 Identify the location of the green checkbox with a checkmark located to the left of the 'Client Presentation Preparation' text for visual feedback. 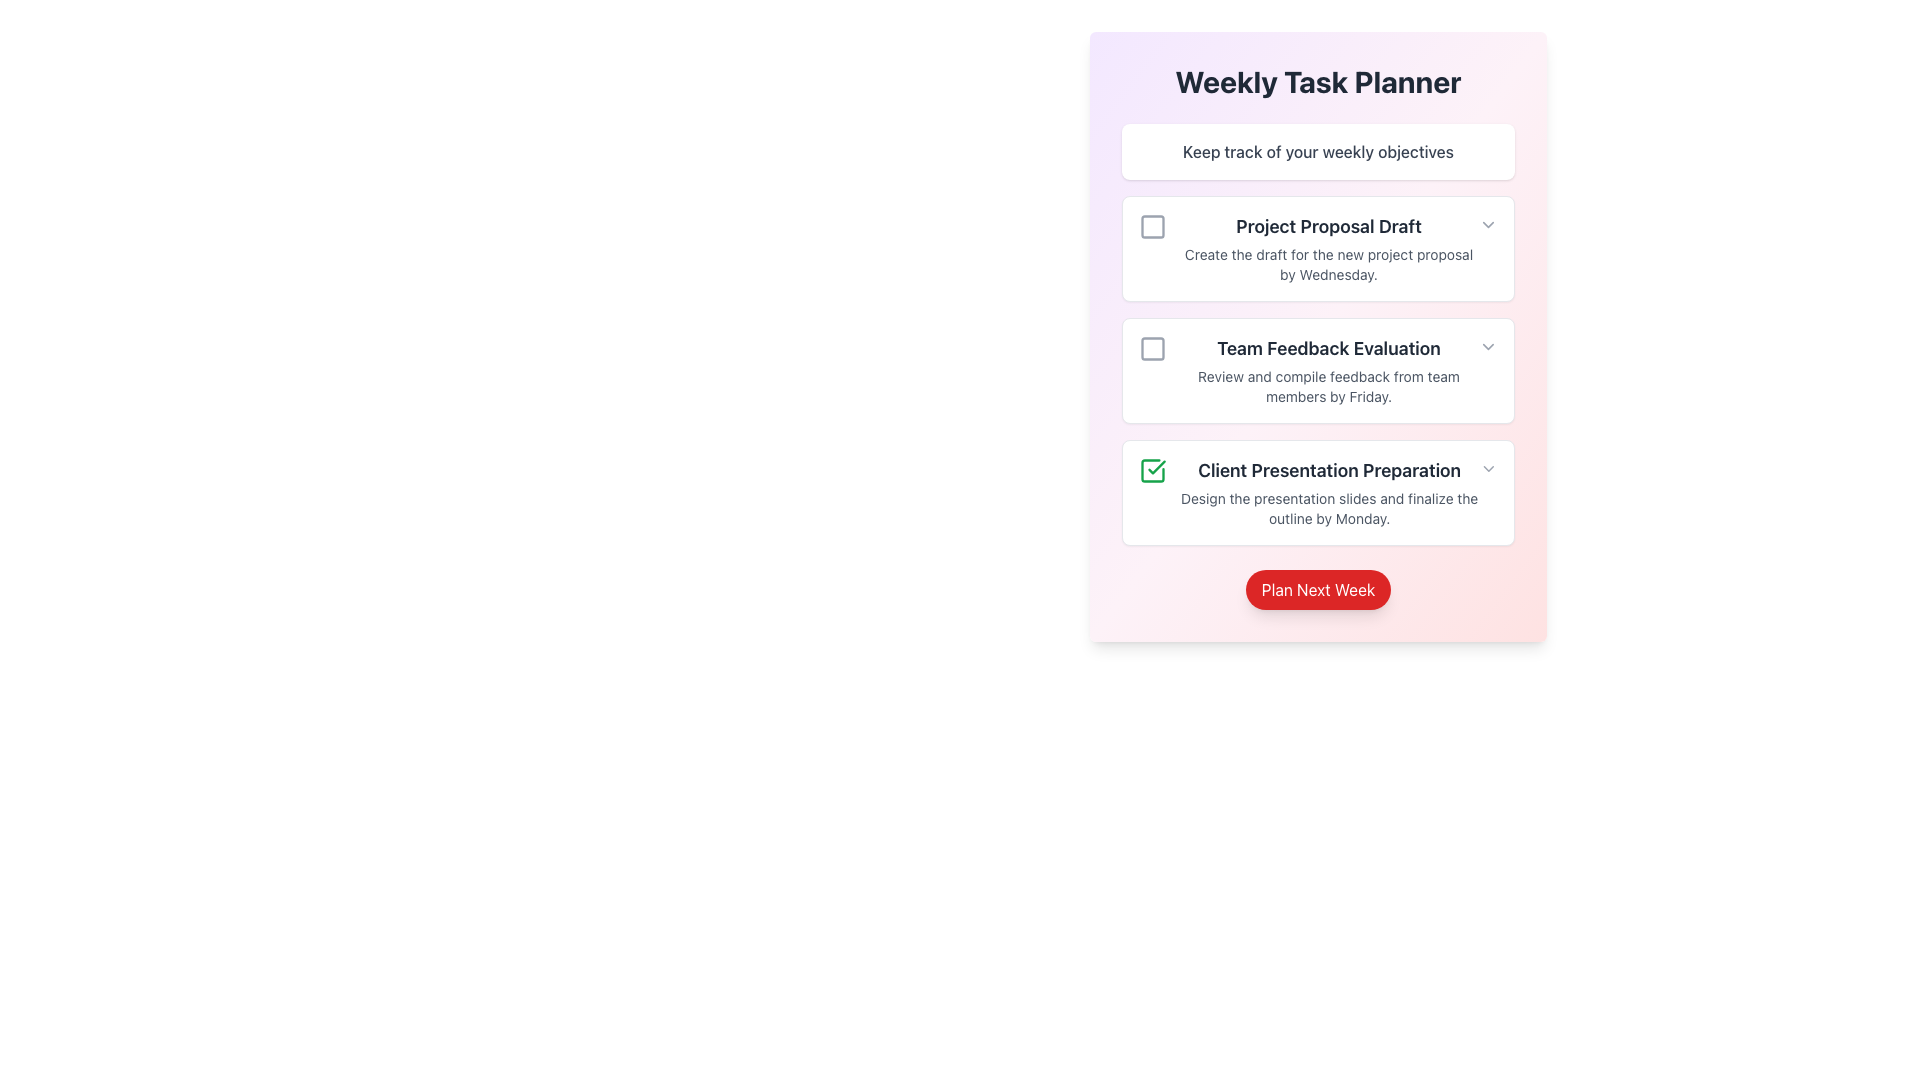
(1152, 470).